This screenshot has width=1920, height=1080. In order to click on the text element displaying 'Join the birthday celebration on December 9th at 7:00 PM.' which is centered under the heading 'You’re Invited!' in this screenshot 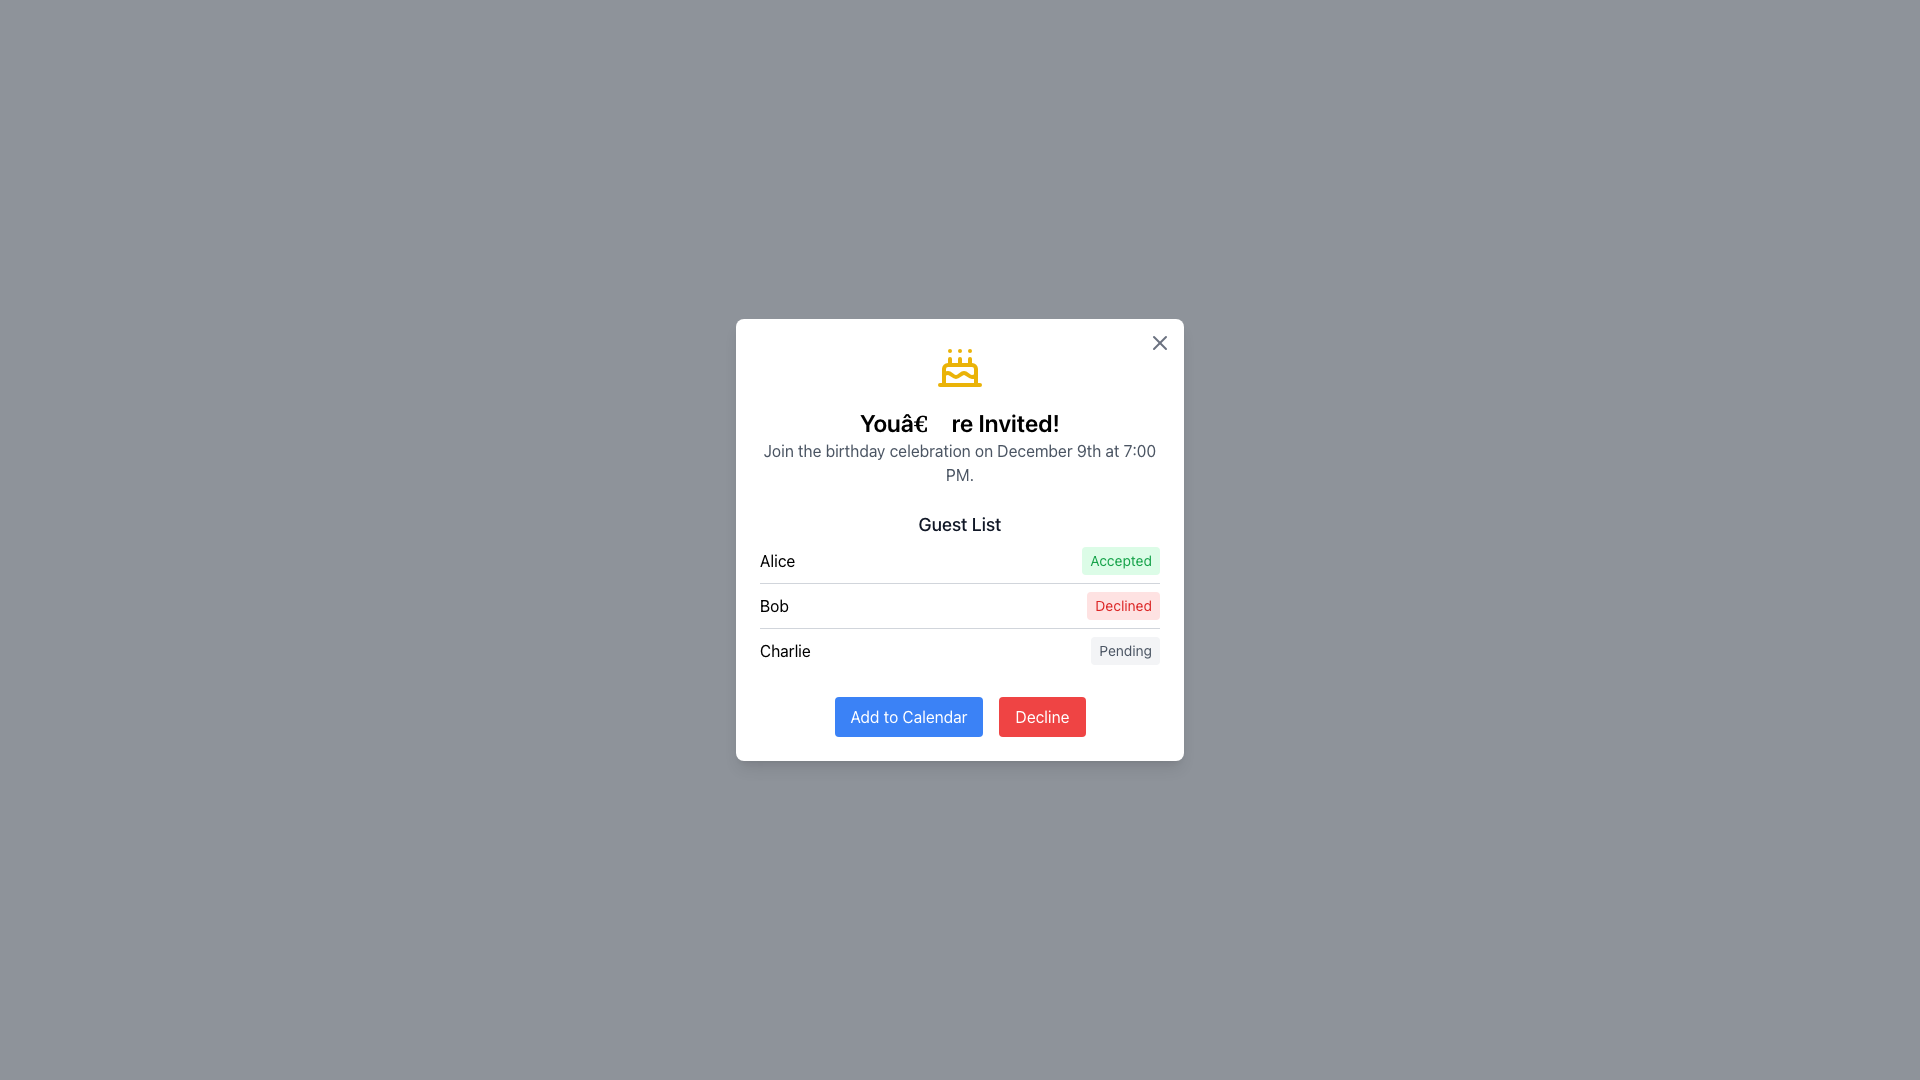, I will do `click(960, 462)`.